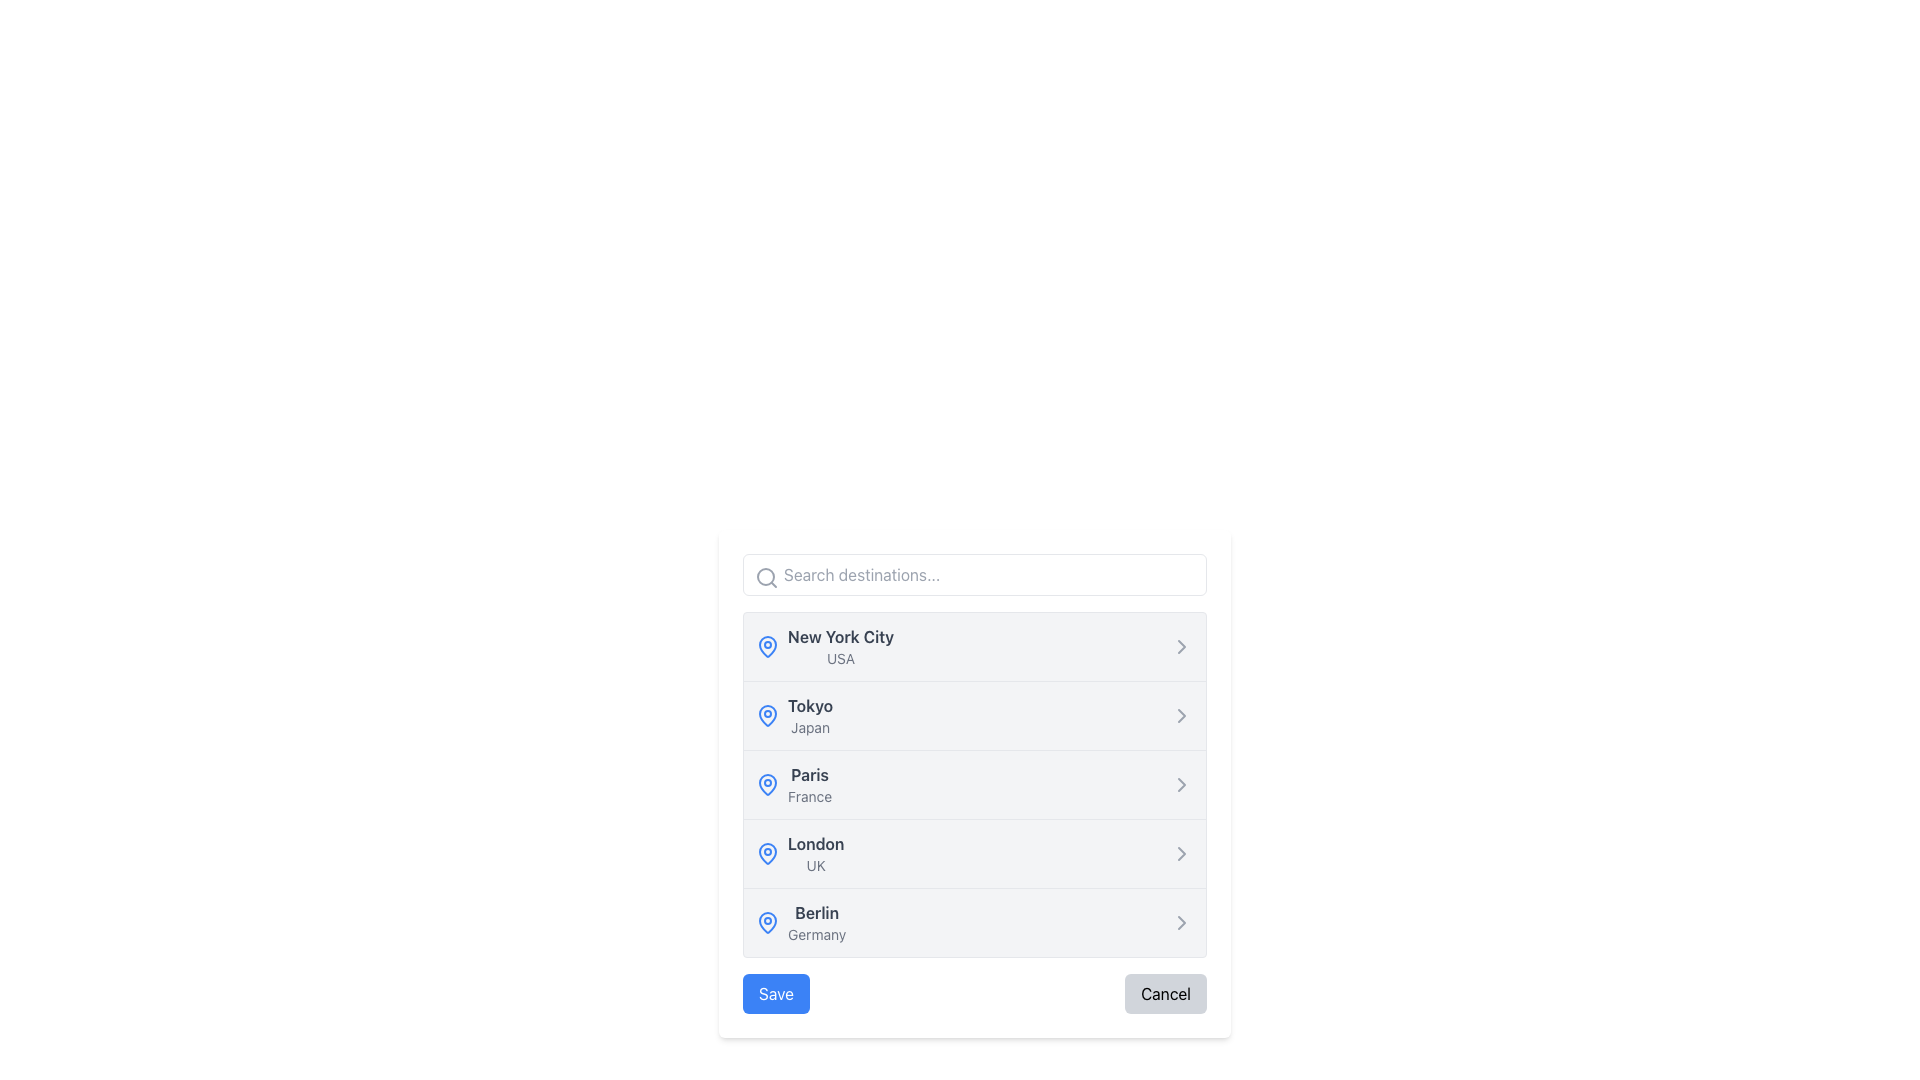 This screenshot has width=1920, height=1080. Describe the element at coordinates (841, 647) in the screenshot. I see `the first list item displaying 'New York City' with a blue map pin icon` at that location.